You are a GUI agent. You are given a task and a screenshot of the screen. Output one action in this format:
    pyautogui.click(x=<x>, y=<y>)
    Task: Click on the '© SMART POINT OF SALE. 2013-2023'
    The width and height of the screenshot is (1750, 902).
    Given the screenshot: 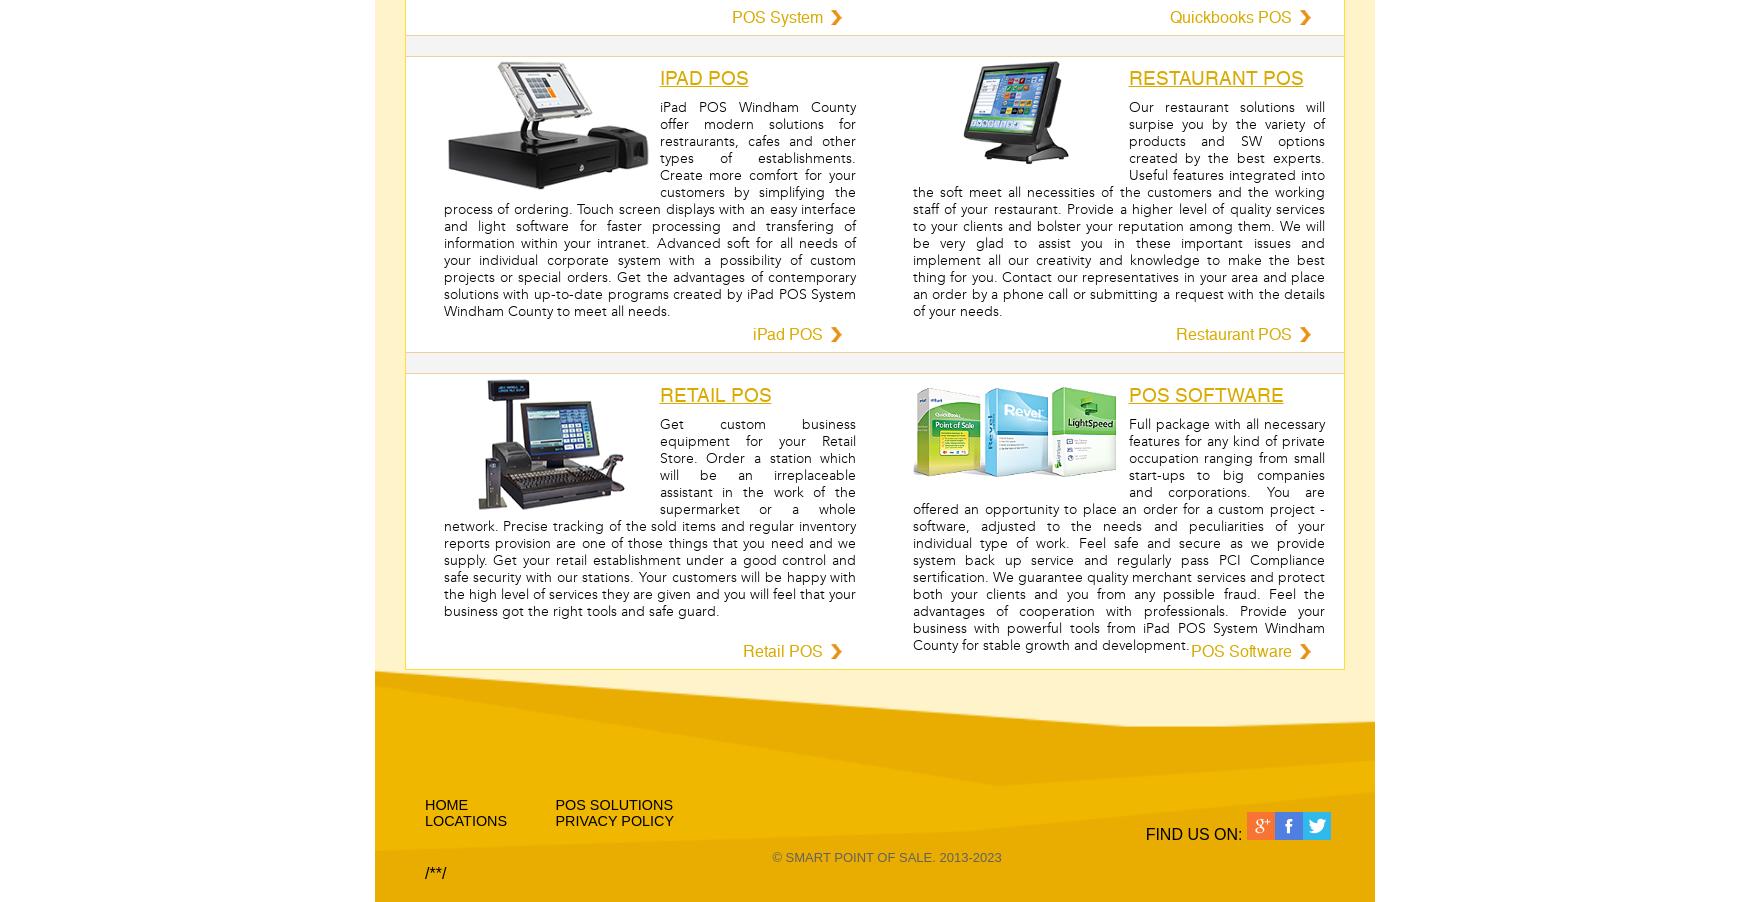 What is the action you would take?
    pyautogui.click(x=885, y=857)
    